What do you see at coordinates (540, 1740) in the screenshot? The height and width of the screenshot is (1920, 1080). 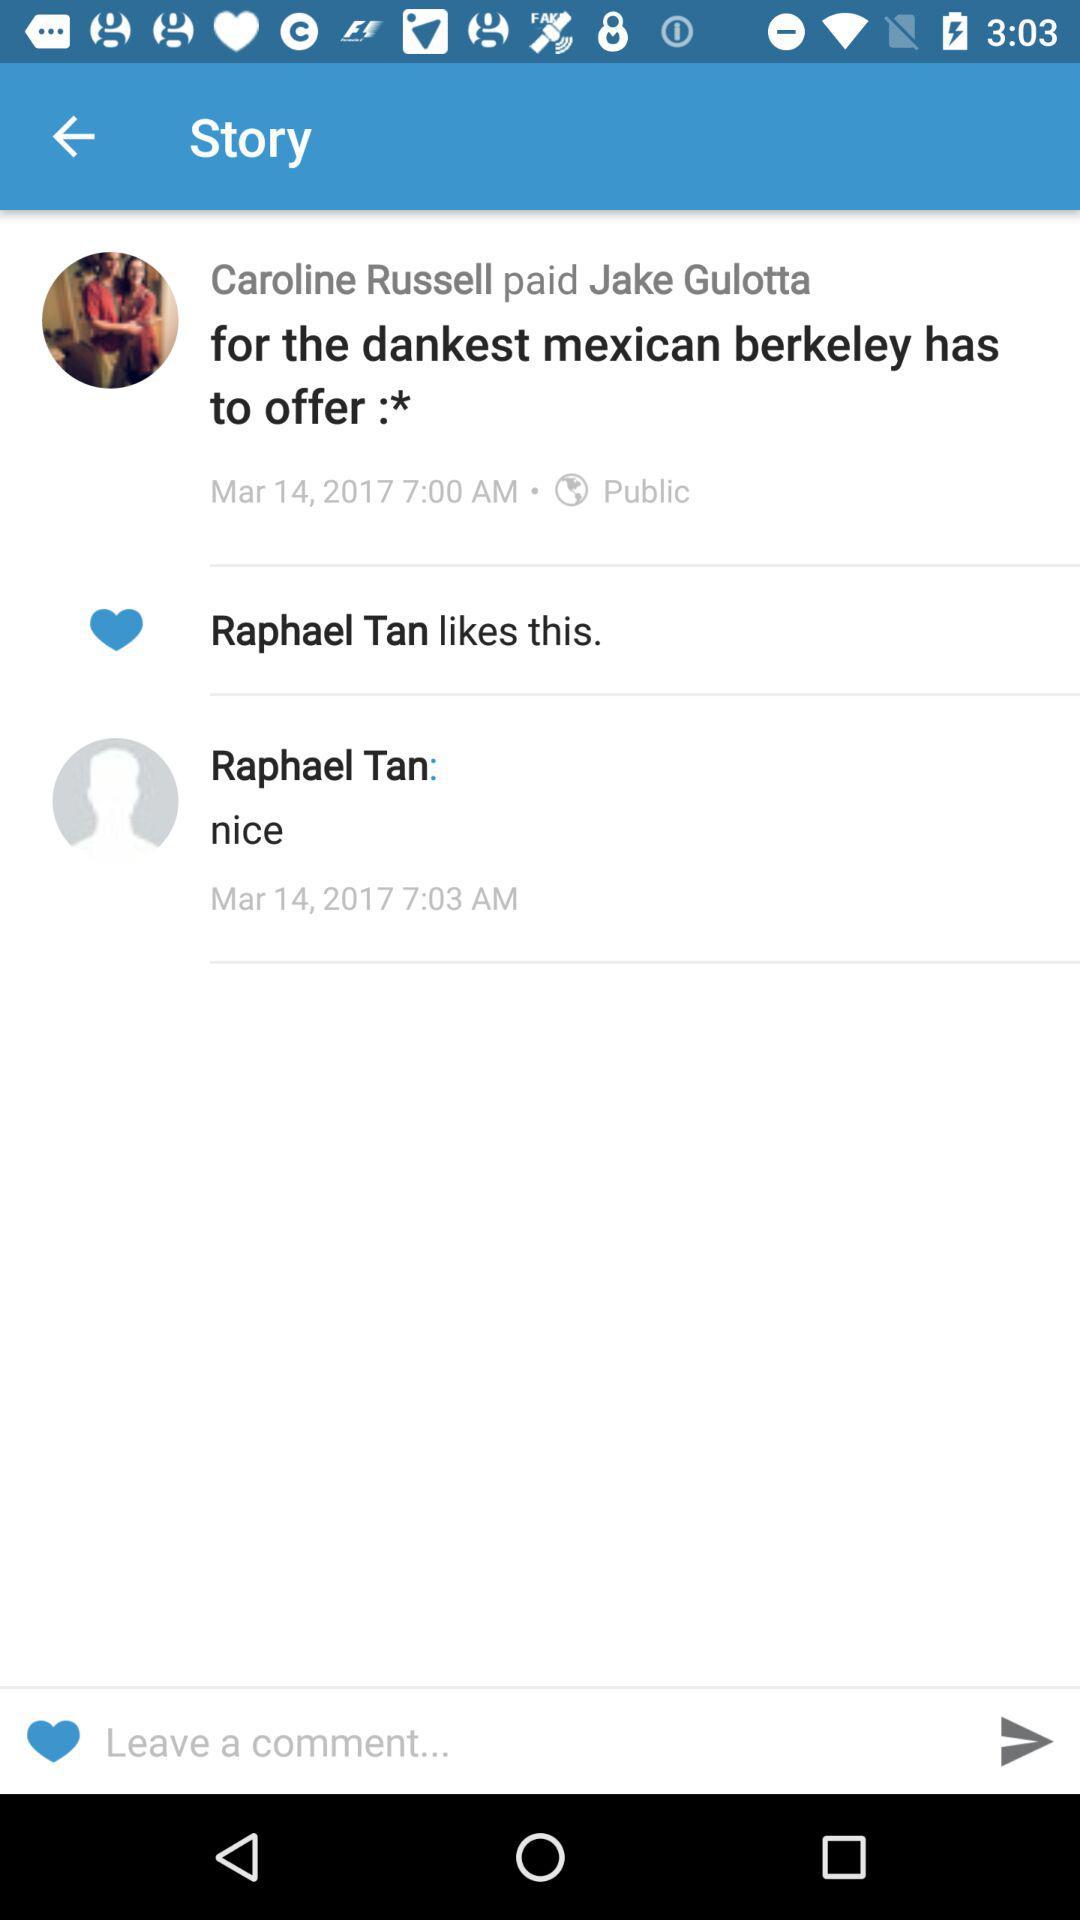 I see `comment option` at bounding box center [540, 1740].